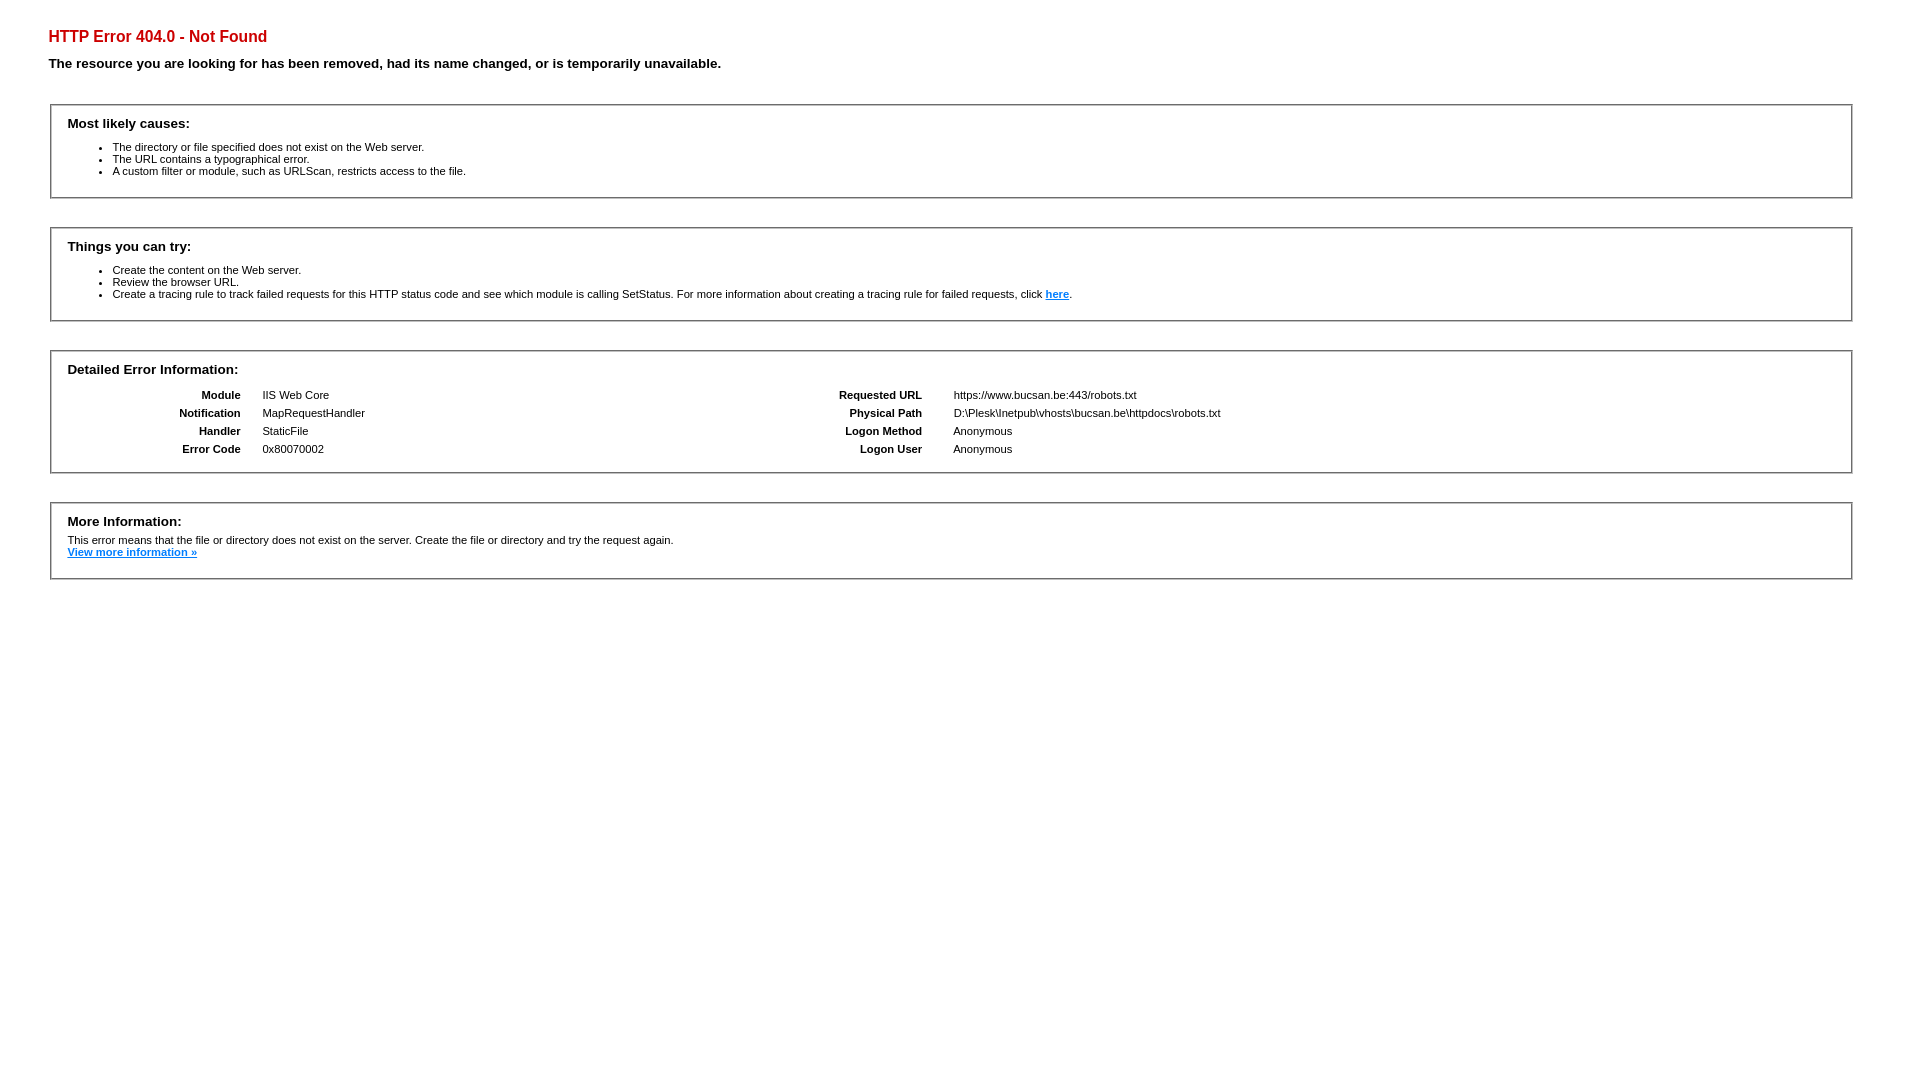  Describe the element at coordinates (1056, 293) in the screenshot. I see `'here'` at that location.